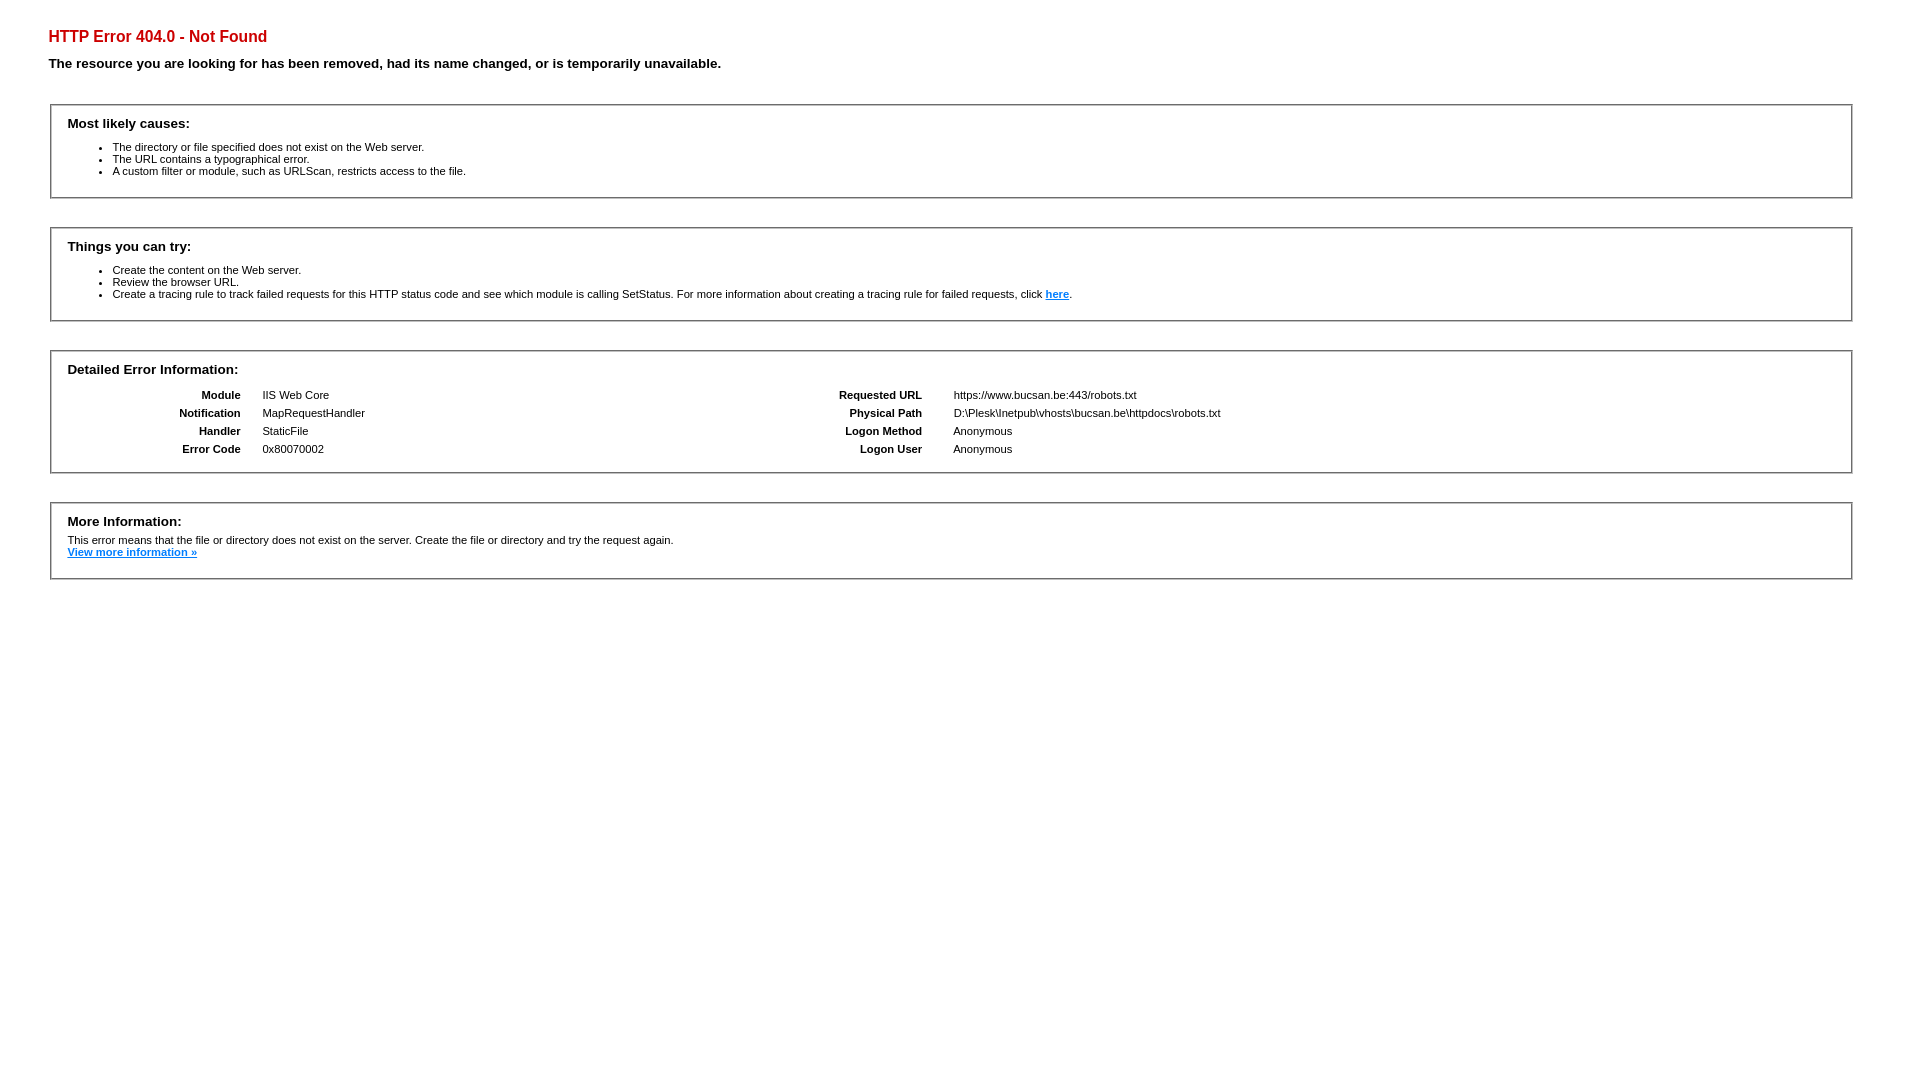  Describe the element at coordinates (1056, 293) in the screenshot. I see `'here'` at that location.